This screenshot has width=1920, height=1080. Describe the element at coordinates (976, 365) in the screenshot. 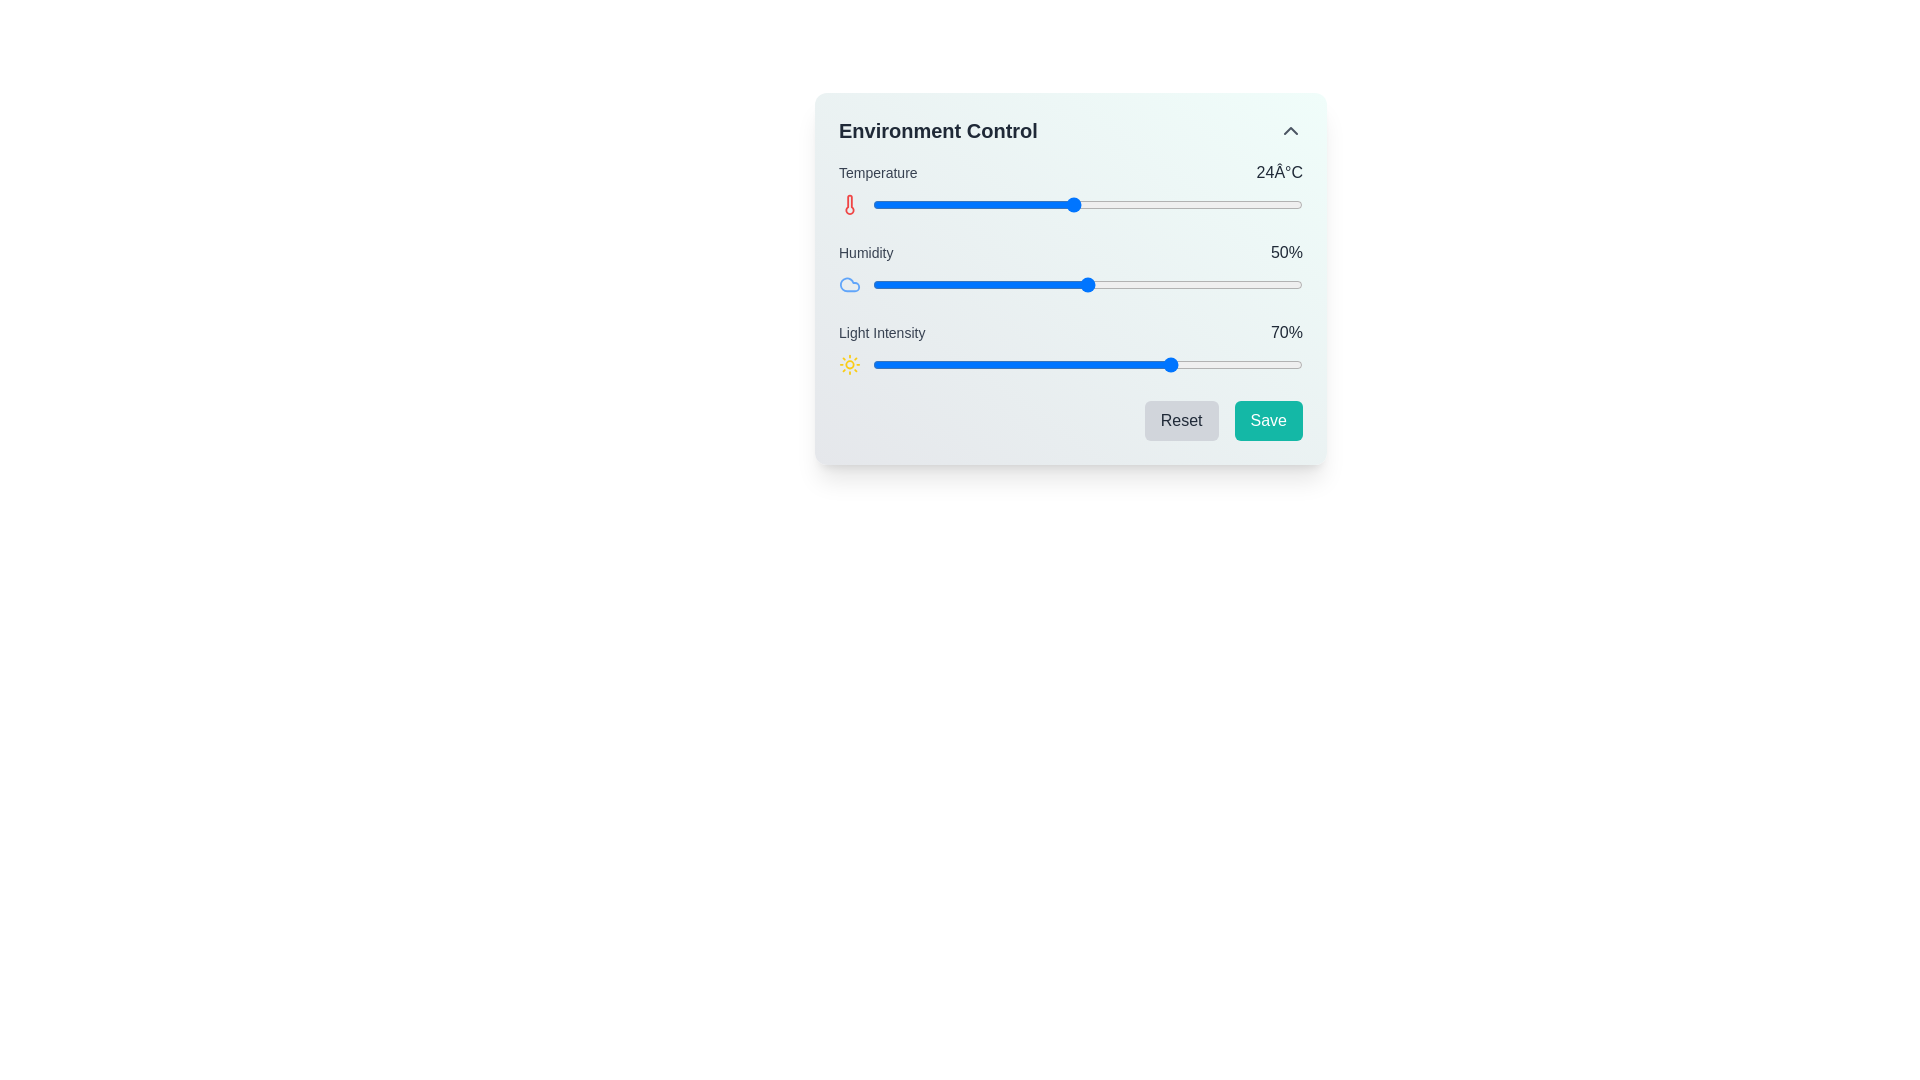

I see `the light intensity` at that location.